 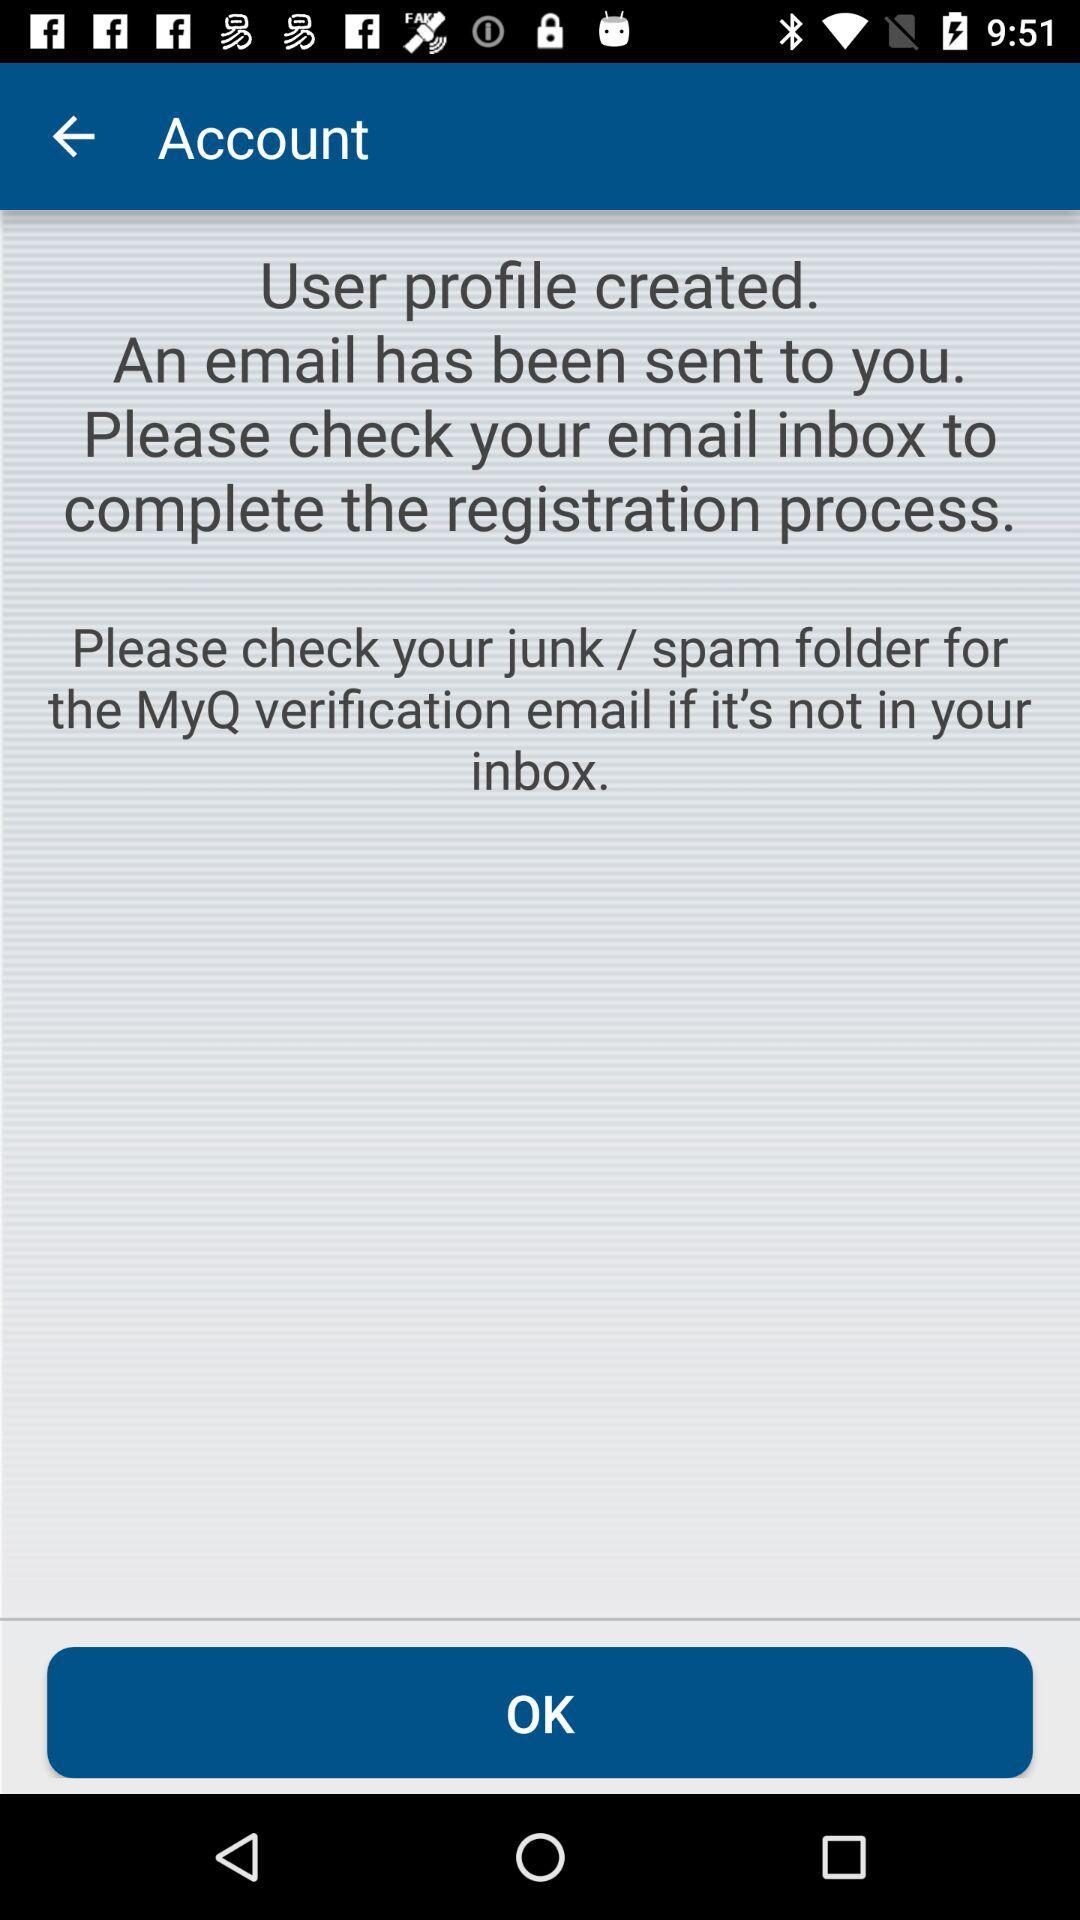 I want to click on item to the left of account item, so click(x=72, y=135).